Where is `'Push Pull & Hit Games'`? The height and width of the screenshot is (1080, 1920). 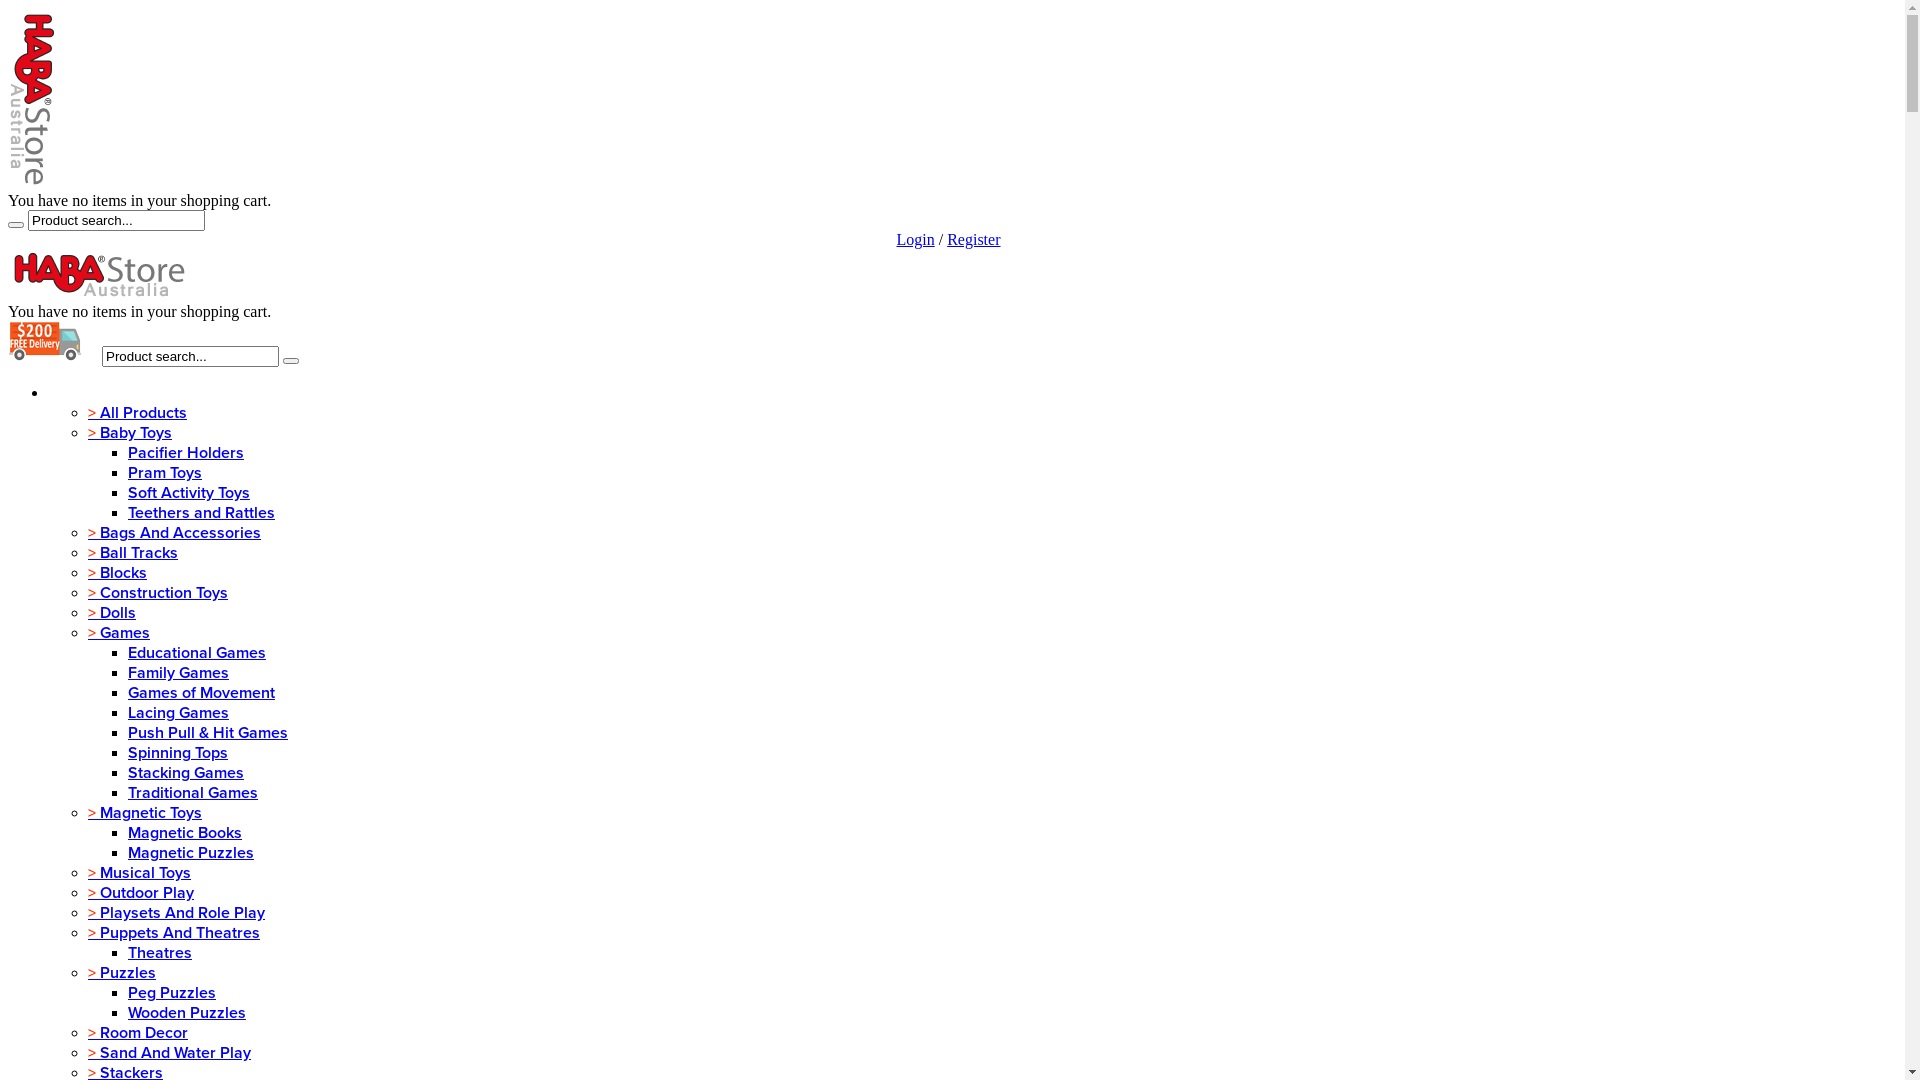
'Push Pull & Hit Games' is located at coordinates (207, 732).